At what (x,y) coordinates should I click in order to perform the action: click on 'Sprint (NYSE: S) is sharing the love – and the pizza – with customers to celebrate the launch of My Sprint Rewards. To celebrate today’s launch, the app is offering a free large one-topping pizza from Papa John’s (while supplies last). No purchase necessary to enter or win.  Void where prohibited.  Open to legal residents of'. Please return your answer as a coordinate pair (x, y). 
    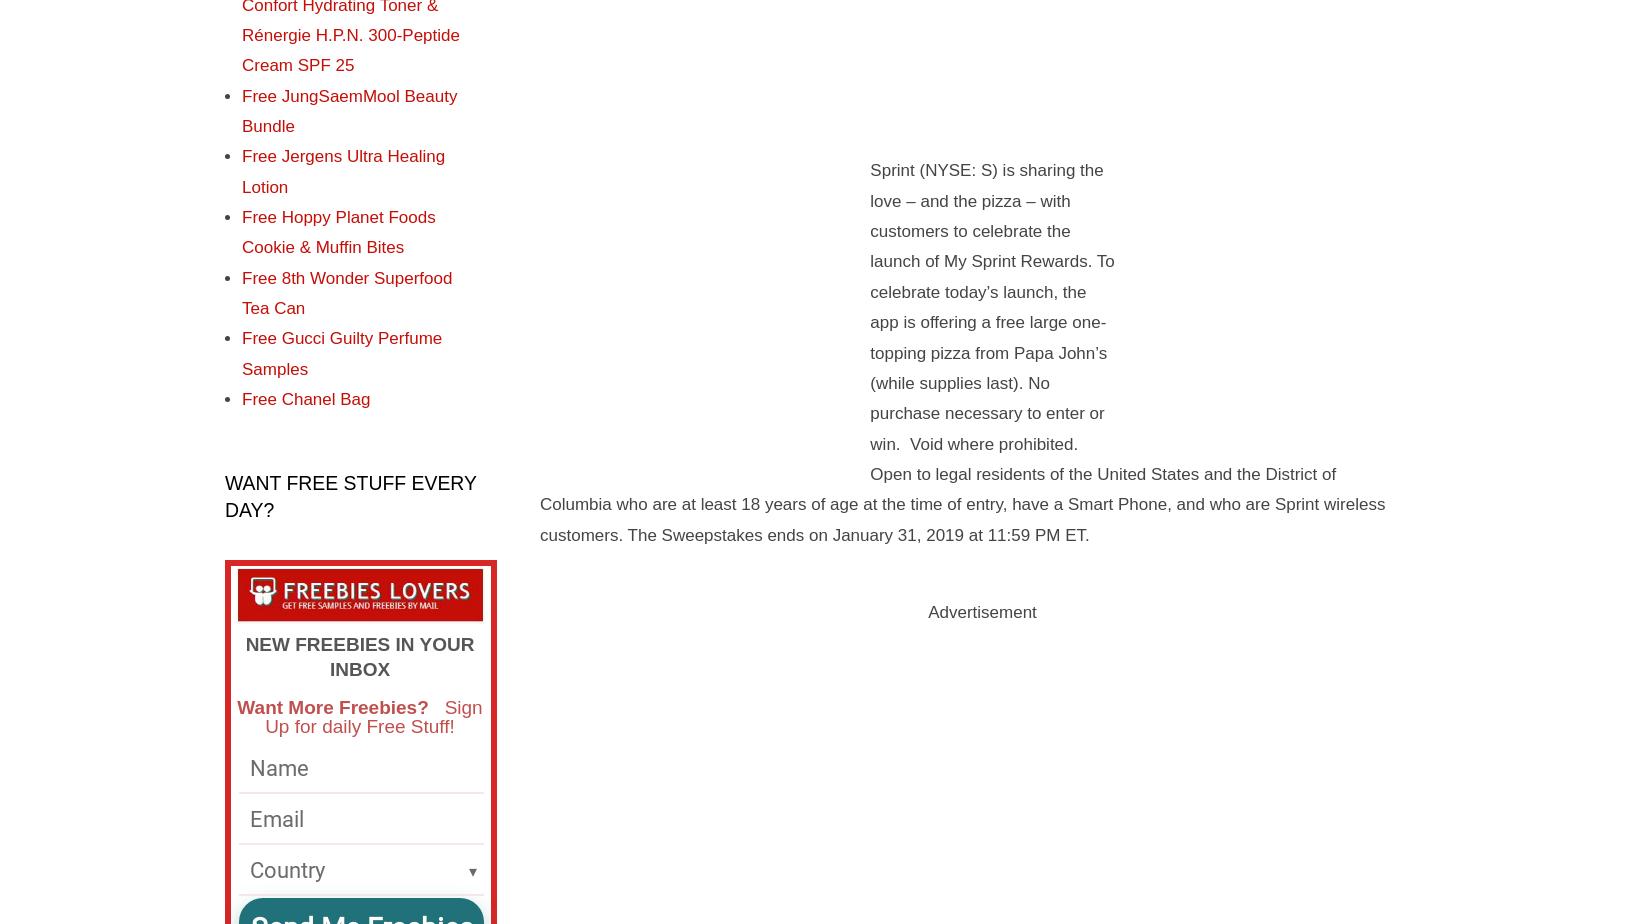
    Looking at the image, I should click on (870, 322).